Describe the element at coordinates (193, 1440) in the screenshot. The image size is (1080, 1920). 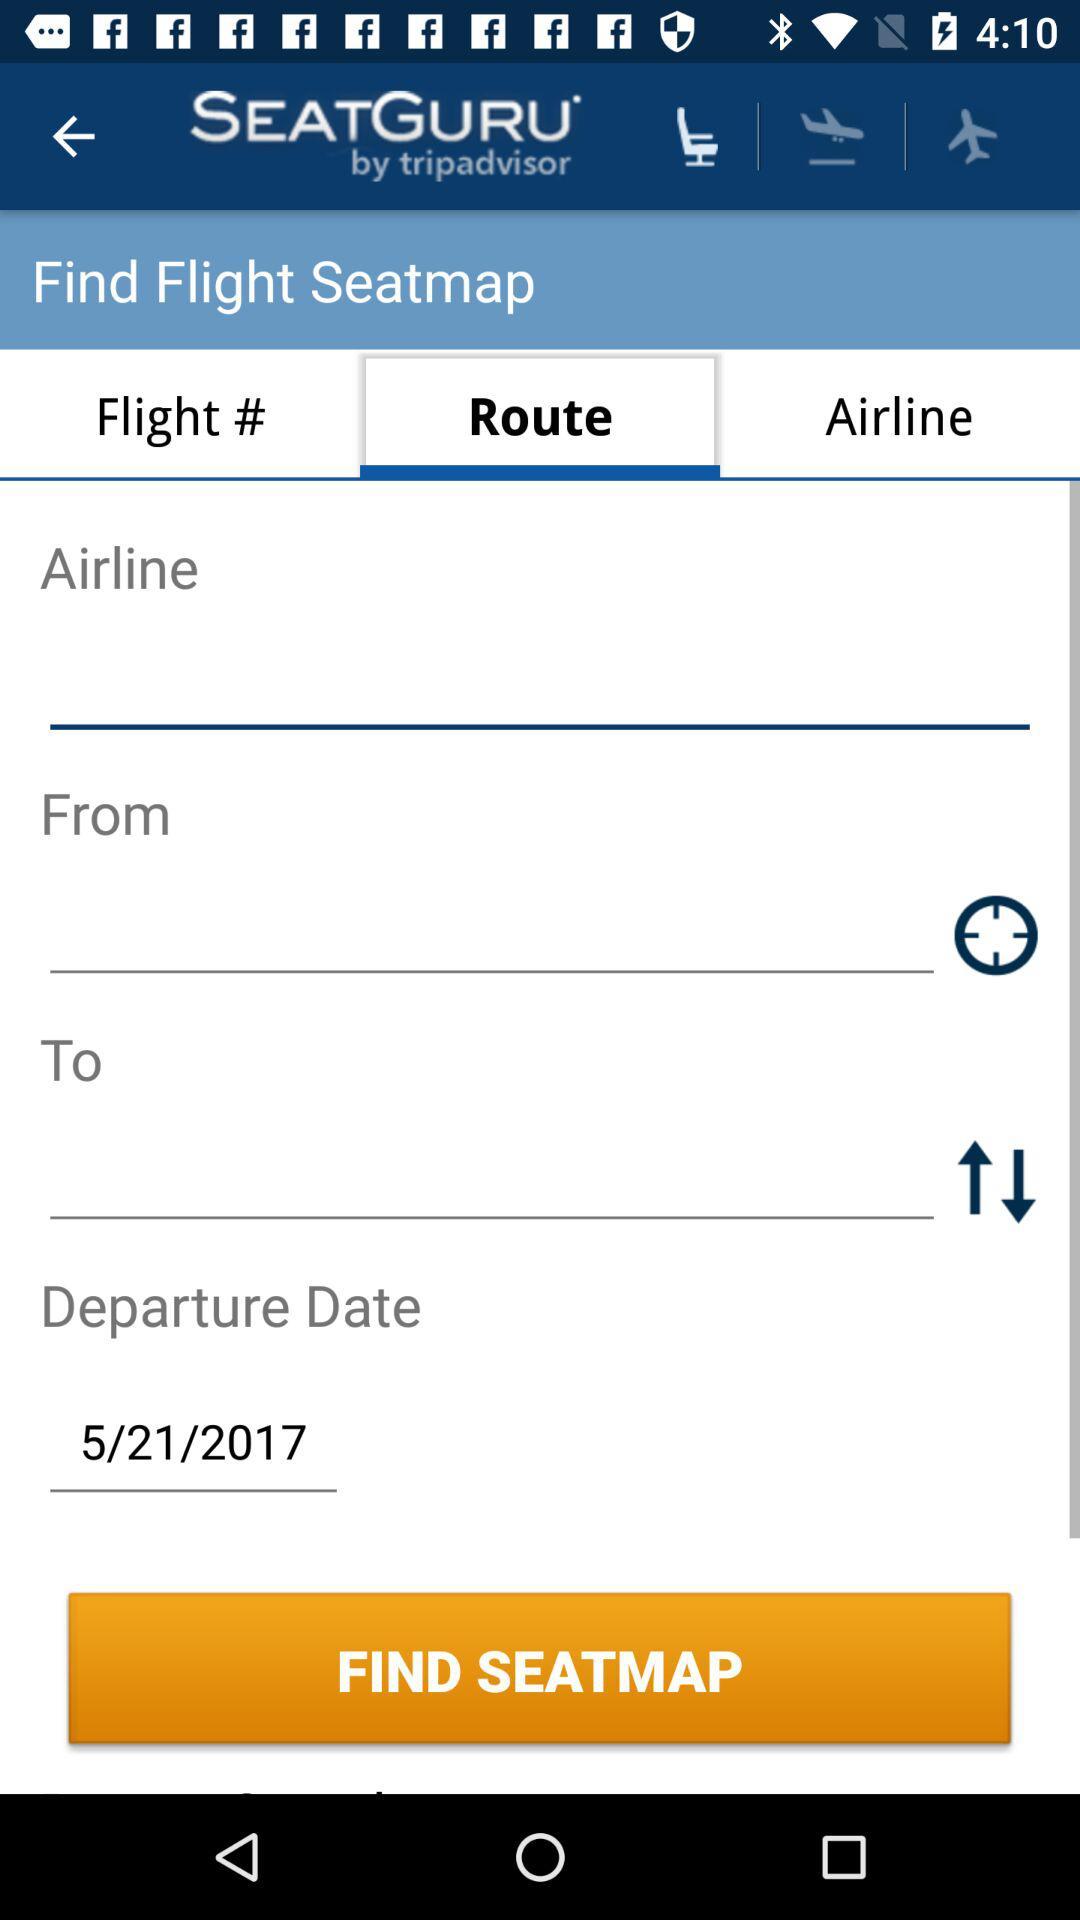
I see `icon below departure date item` at that location.